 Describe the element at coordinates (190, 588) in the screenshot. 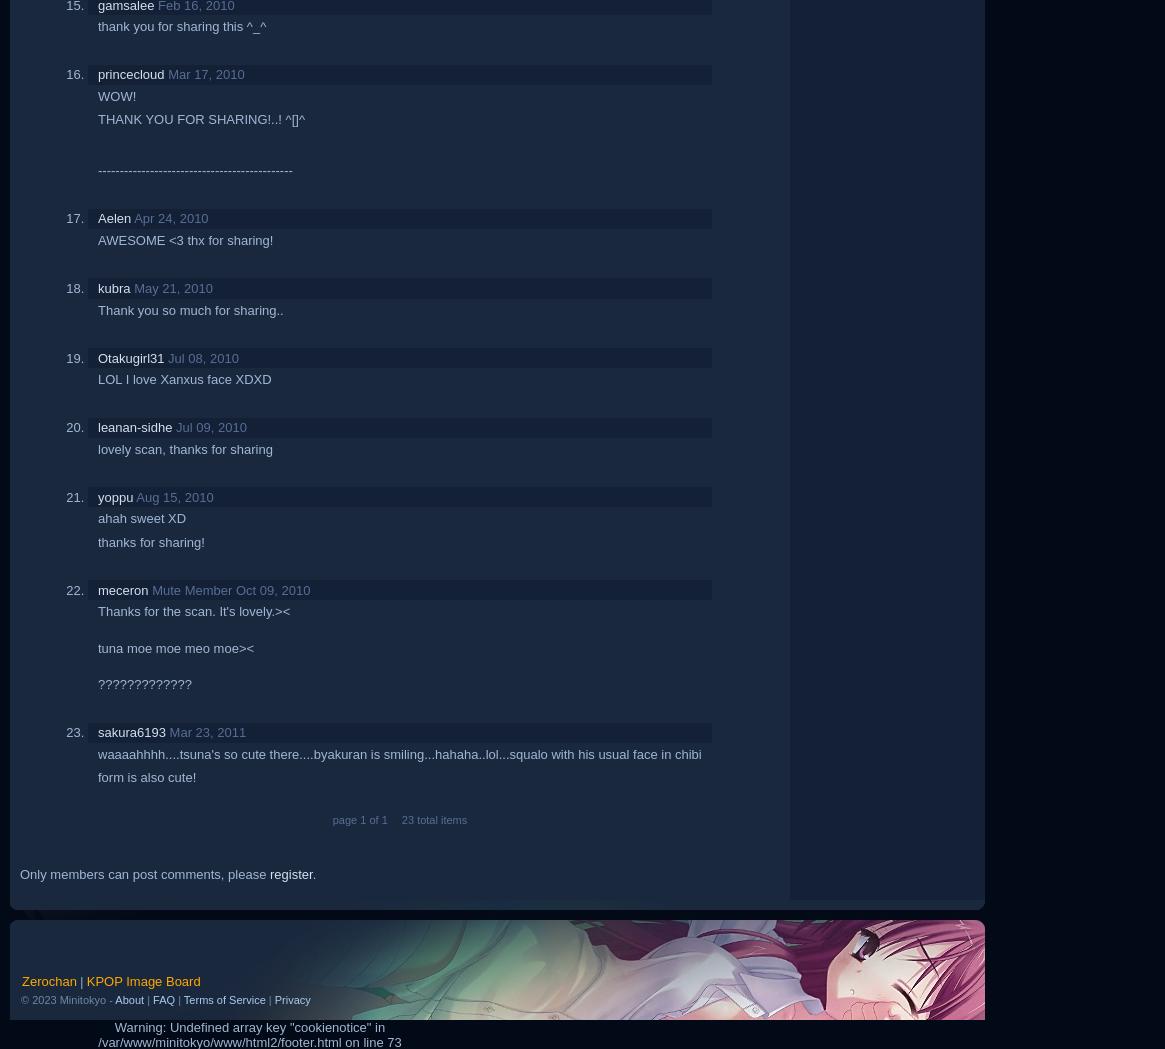

I see `'Mute Member'` at that location.